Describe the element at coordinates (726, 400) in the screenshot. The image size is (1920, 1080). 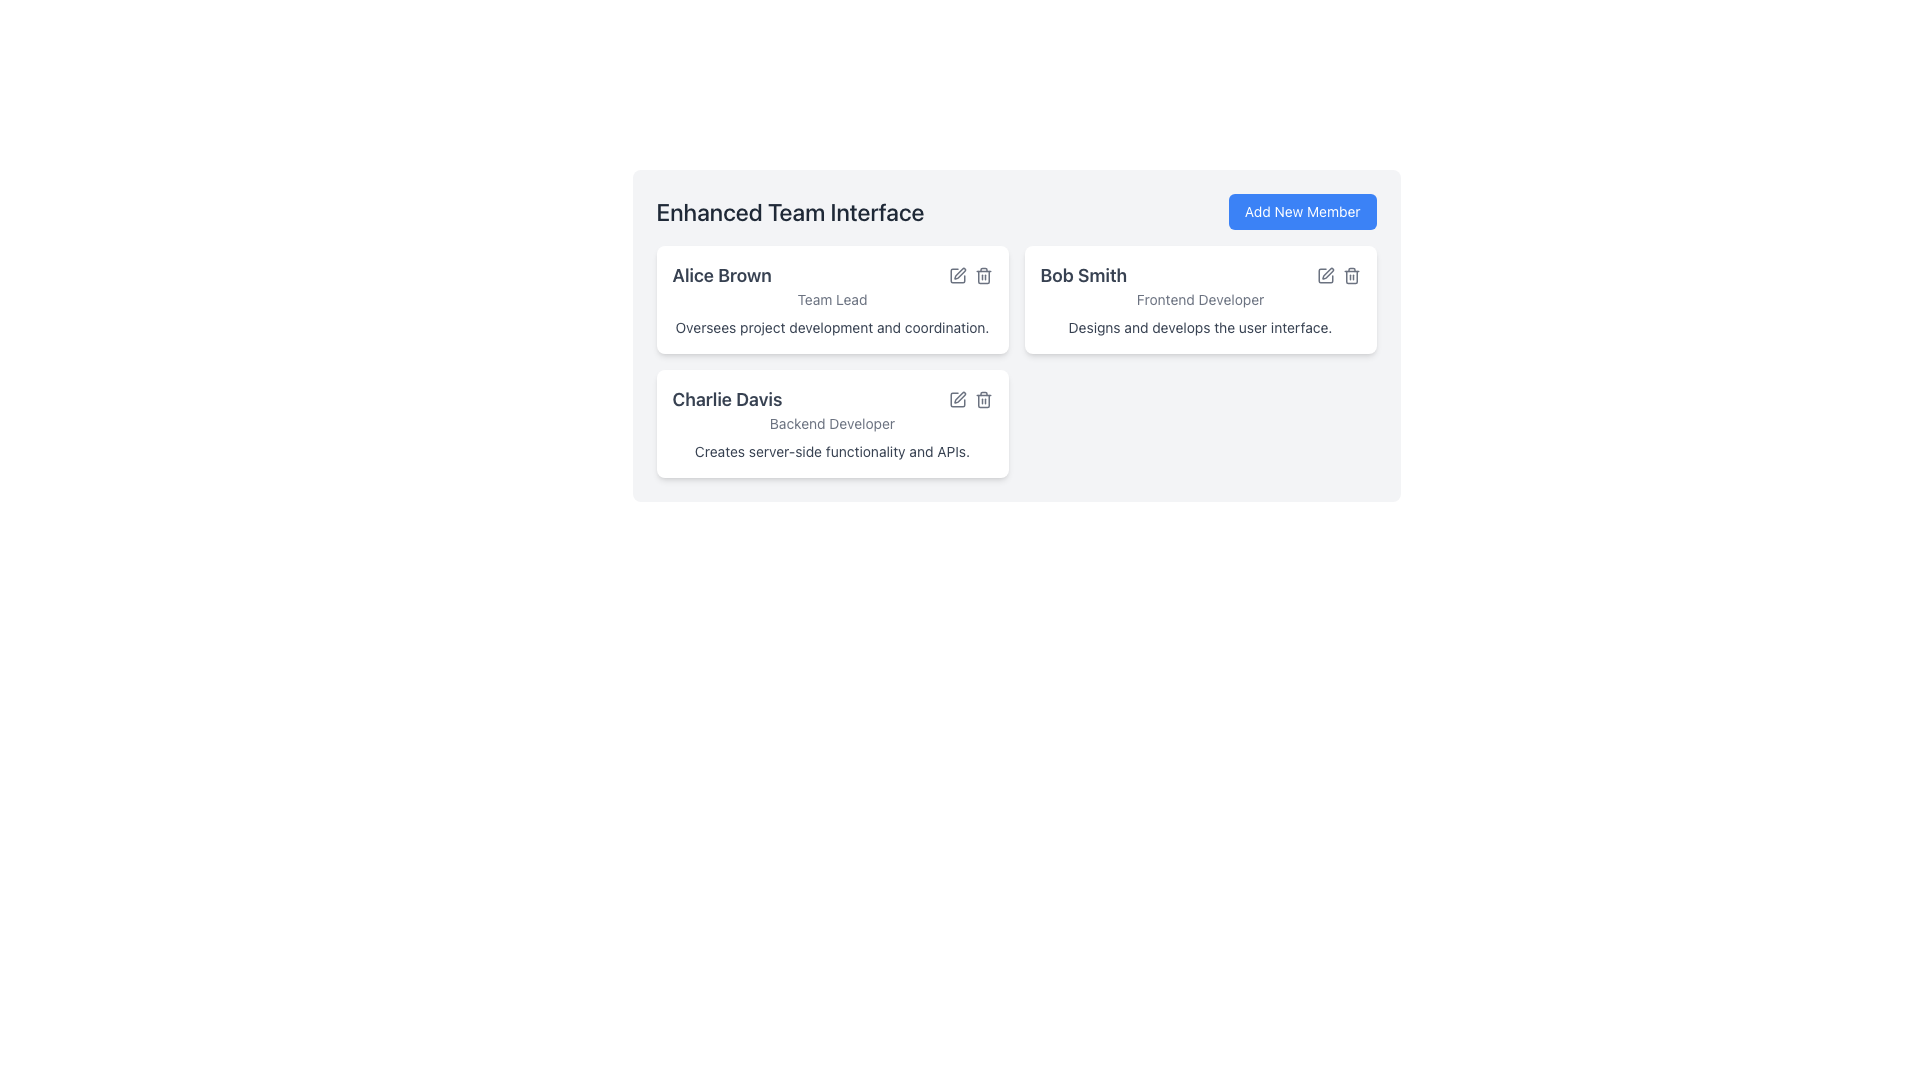
I see `the text label displaying 'Charlie Davis', which is styled in large bold dark gray font, located at the top of the card layout in the 'Enhanced Team Interface'` at that location.